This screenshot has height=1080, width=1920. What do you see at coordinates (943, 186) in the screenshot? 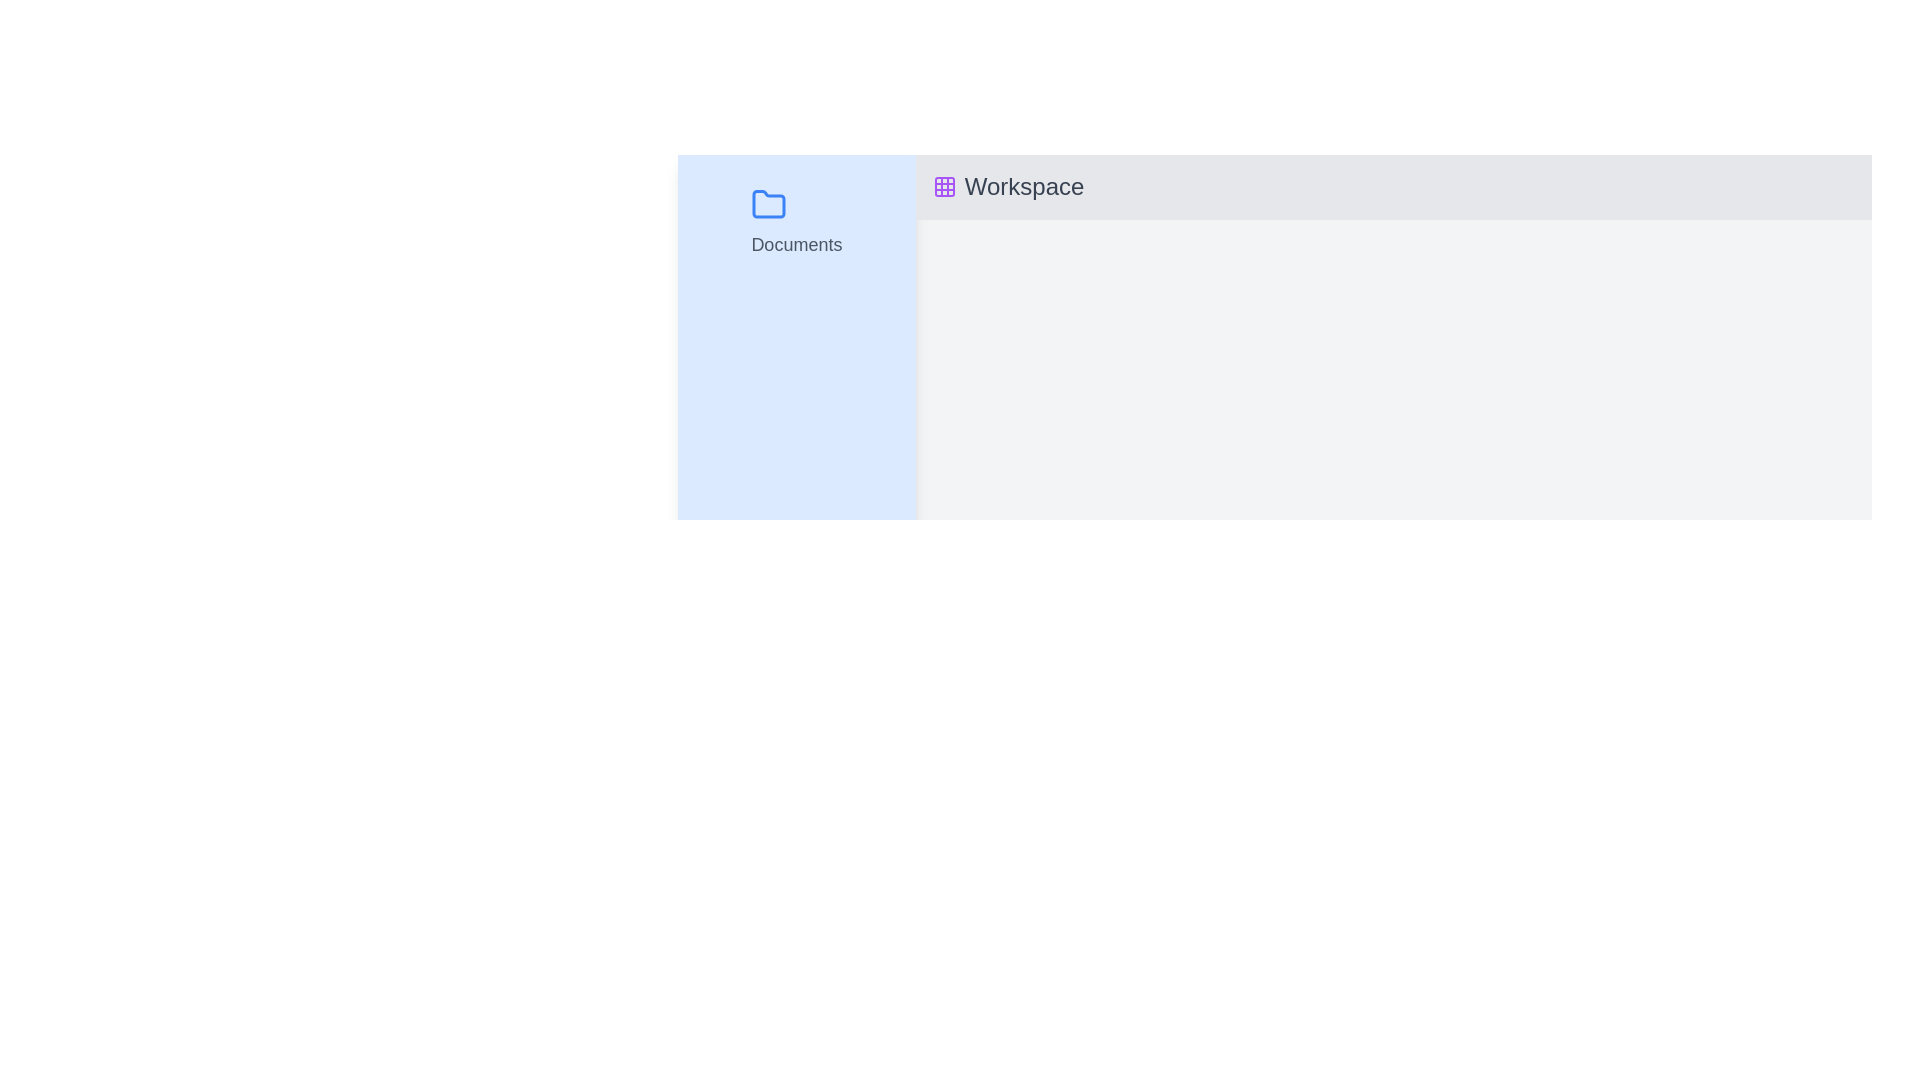
I see `the purple grid-like icon with a 3x3 arrangement of squares located in the top-center area of the interface, preceding the text label 'Workspace'` at bounding box center [943, 186].